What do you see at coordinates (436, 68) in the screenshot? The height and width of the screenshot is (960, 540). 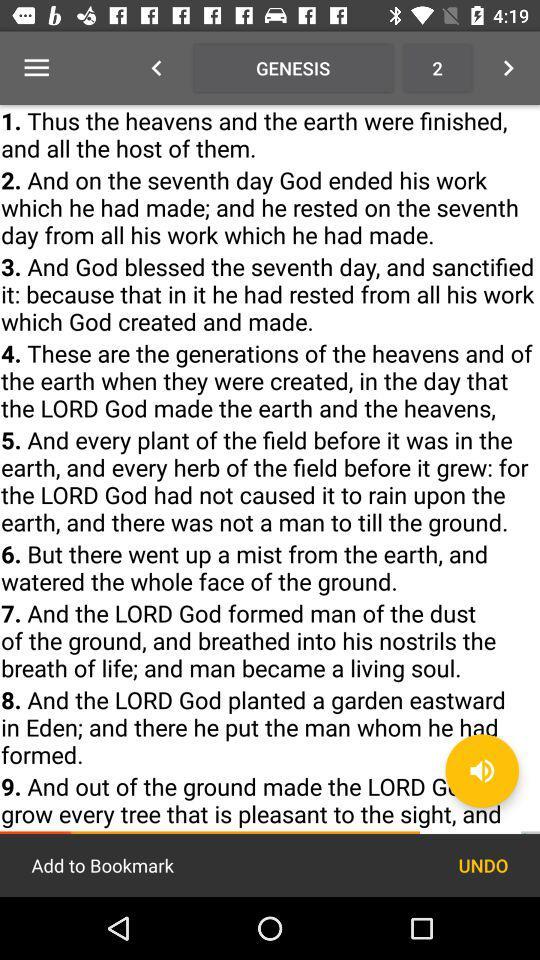 I see `number 2 which is after genesis on page` at bounding box center [436, 68].